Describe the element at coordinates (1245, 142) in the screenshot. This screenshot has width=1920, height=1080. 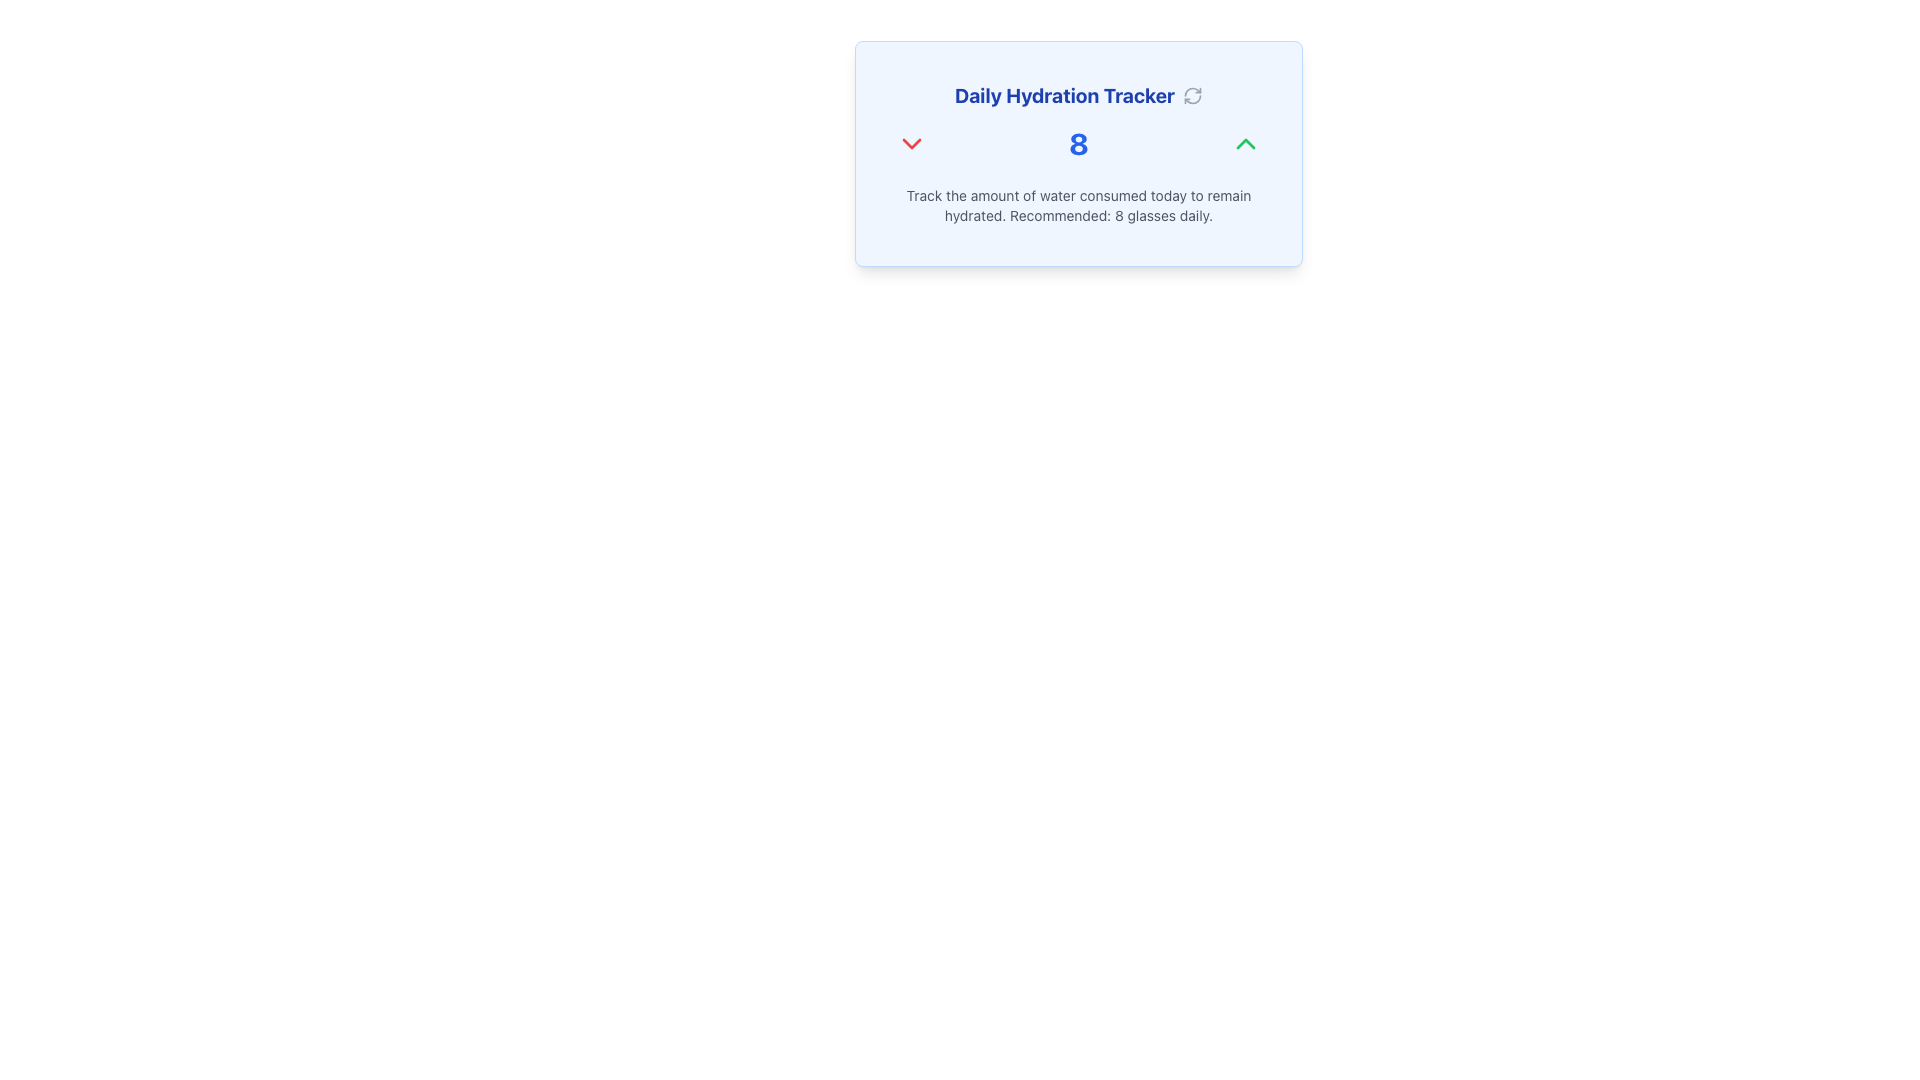
I see `the upward-pointing chevron icon within the green circular button located at the top-left corner of the 'Daily Hydration Tracker' card UI` at that location.